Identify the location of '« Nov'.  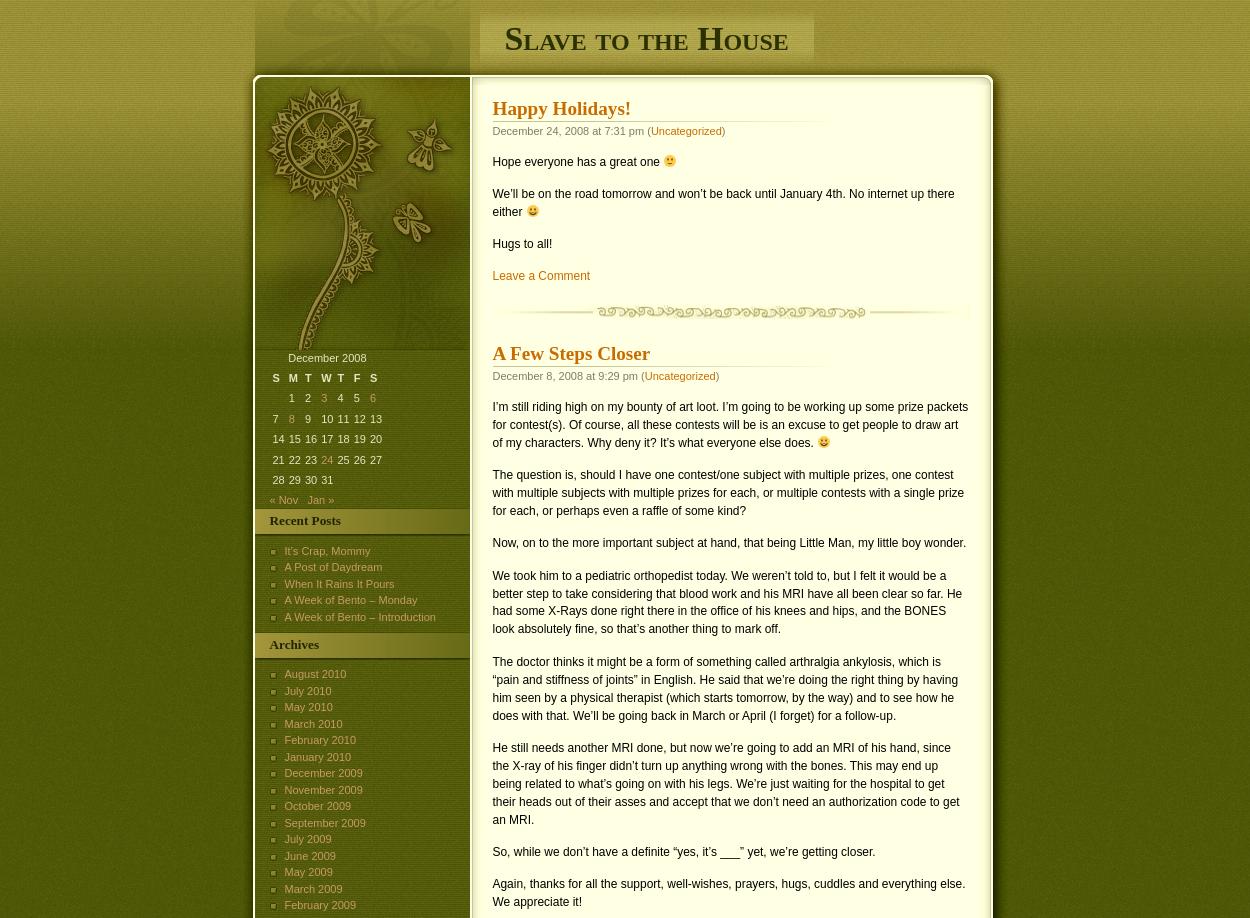
(283, 499).